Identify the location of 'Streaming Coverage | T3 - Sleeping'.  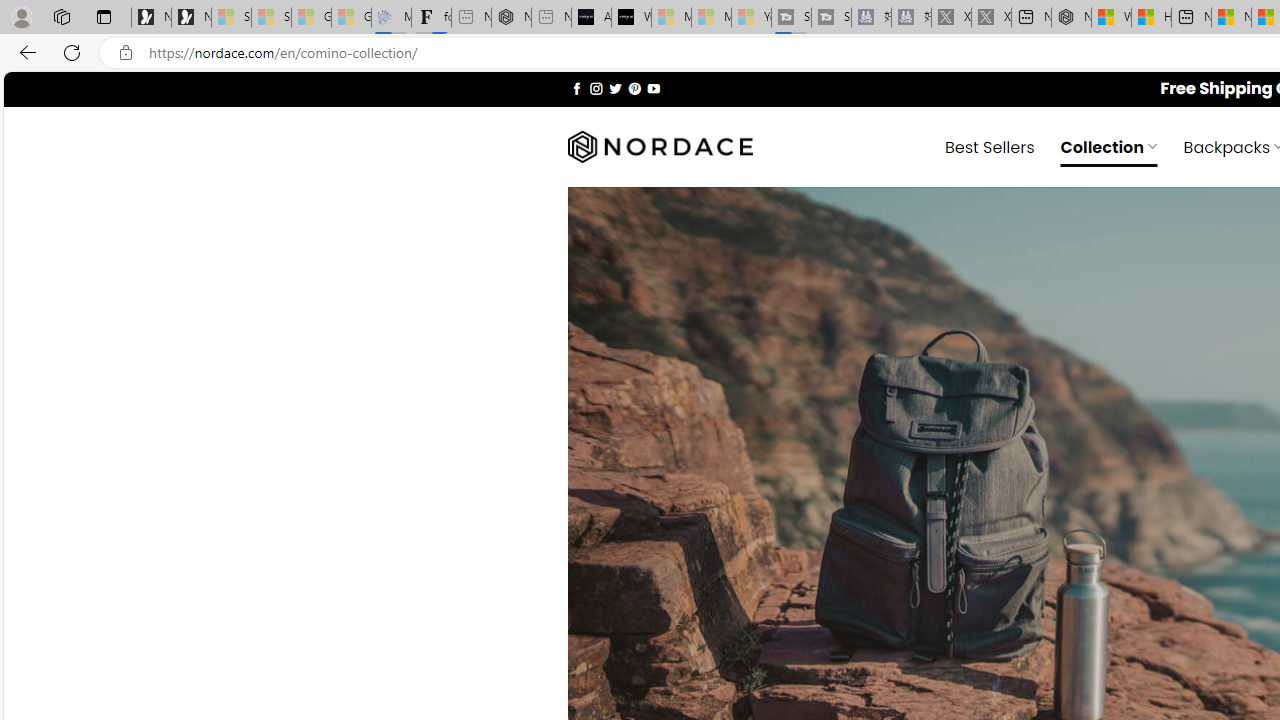
(790, 17).